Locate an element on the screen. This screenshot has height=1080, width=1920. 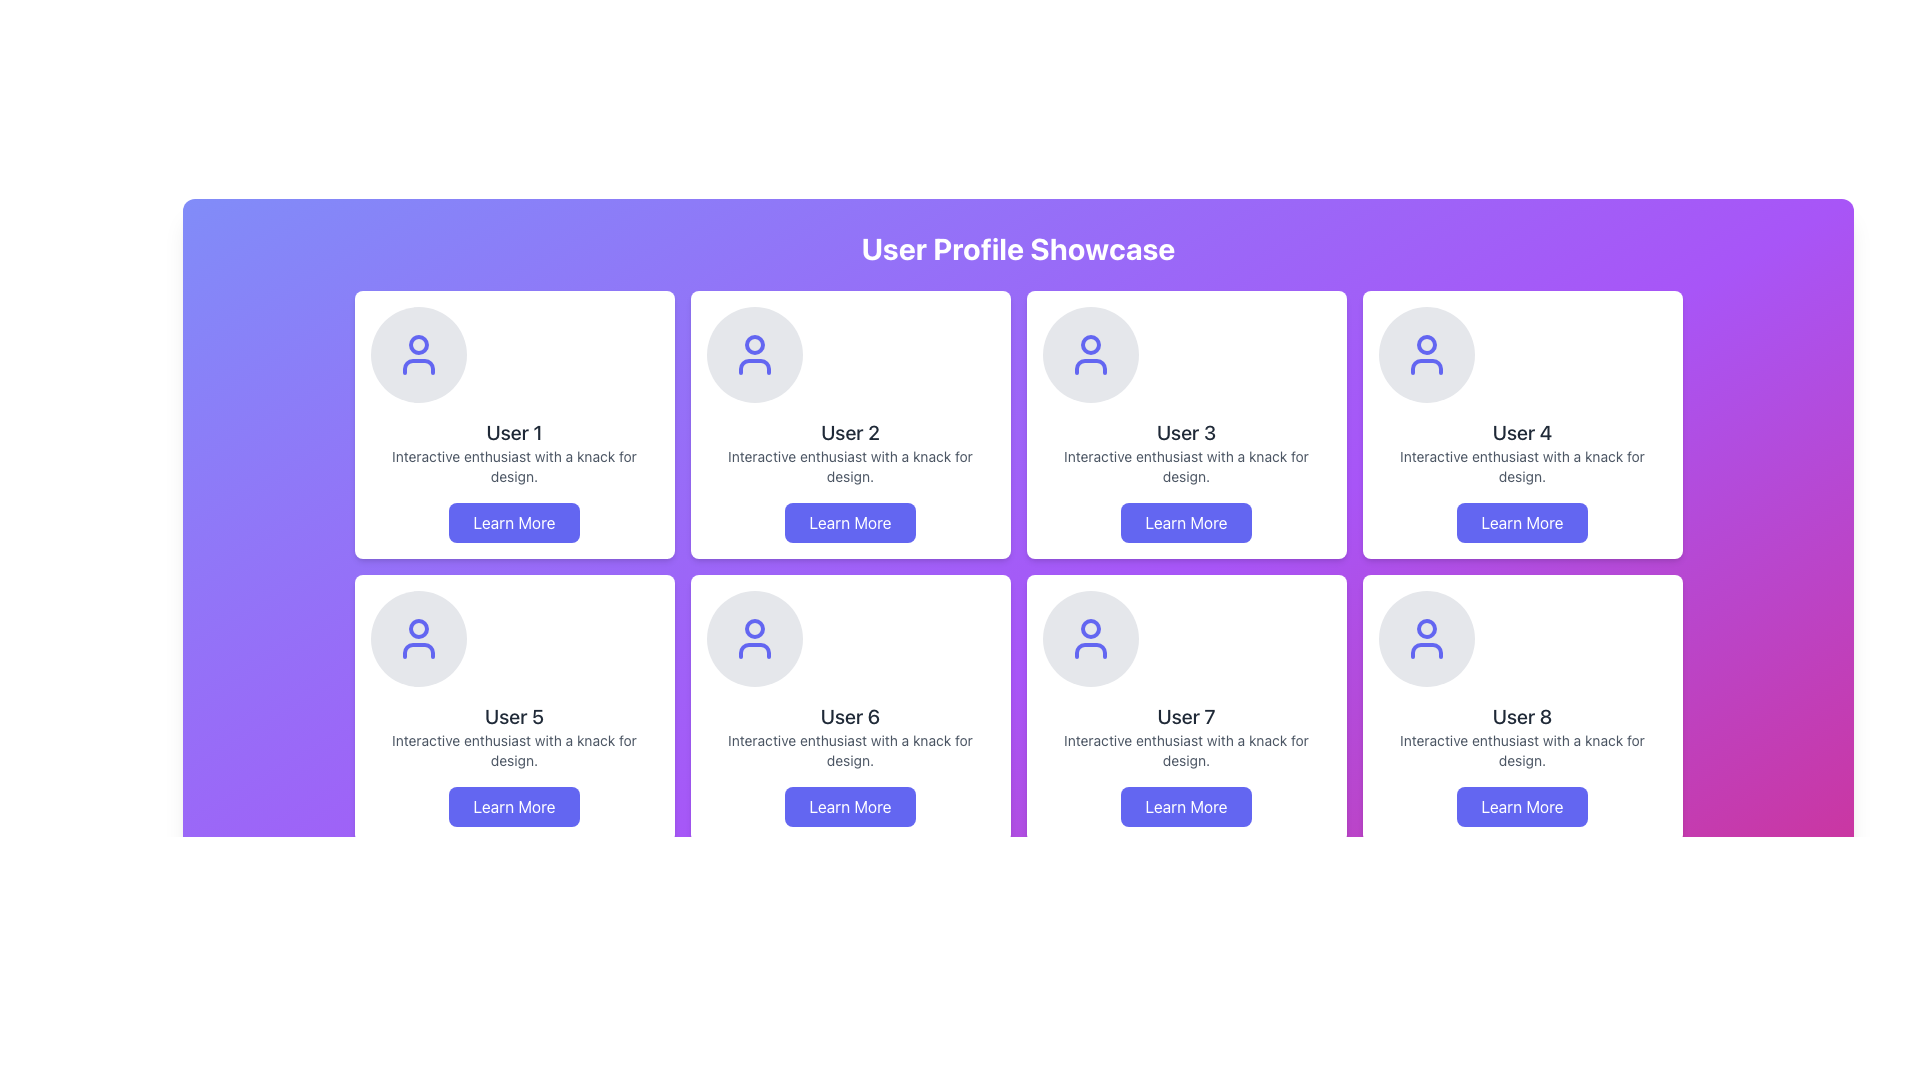
the 'Learn More' button located at the bottom center of the 'User 7' card to observe the style change is located at coordinates (1186, 805).